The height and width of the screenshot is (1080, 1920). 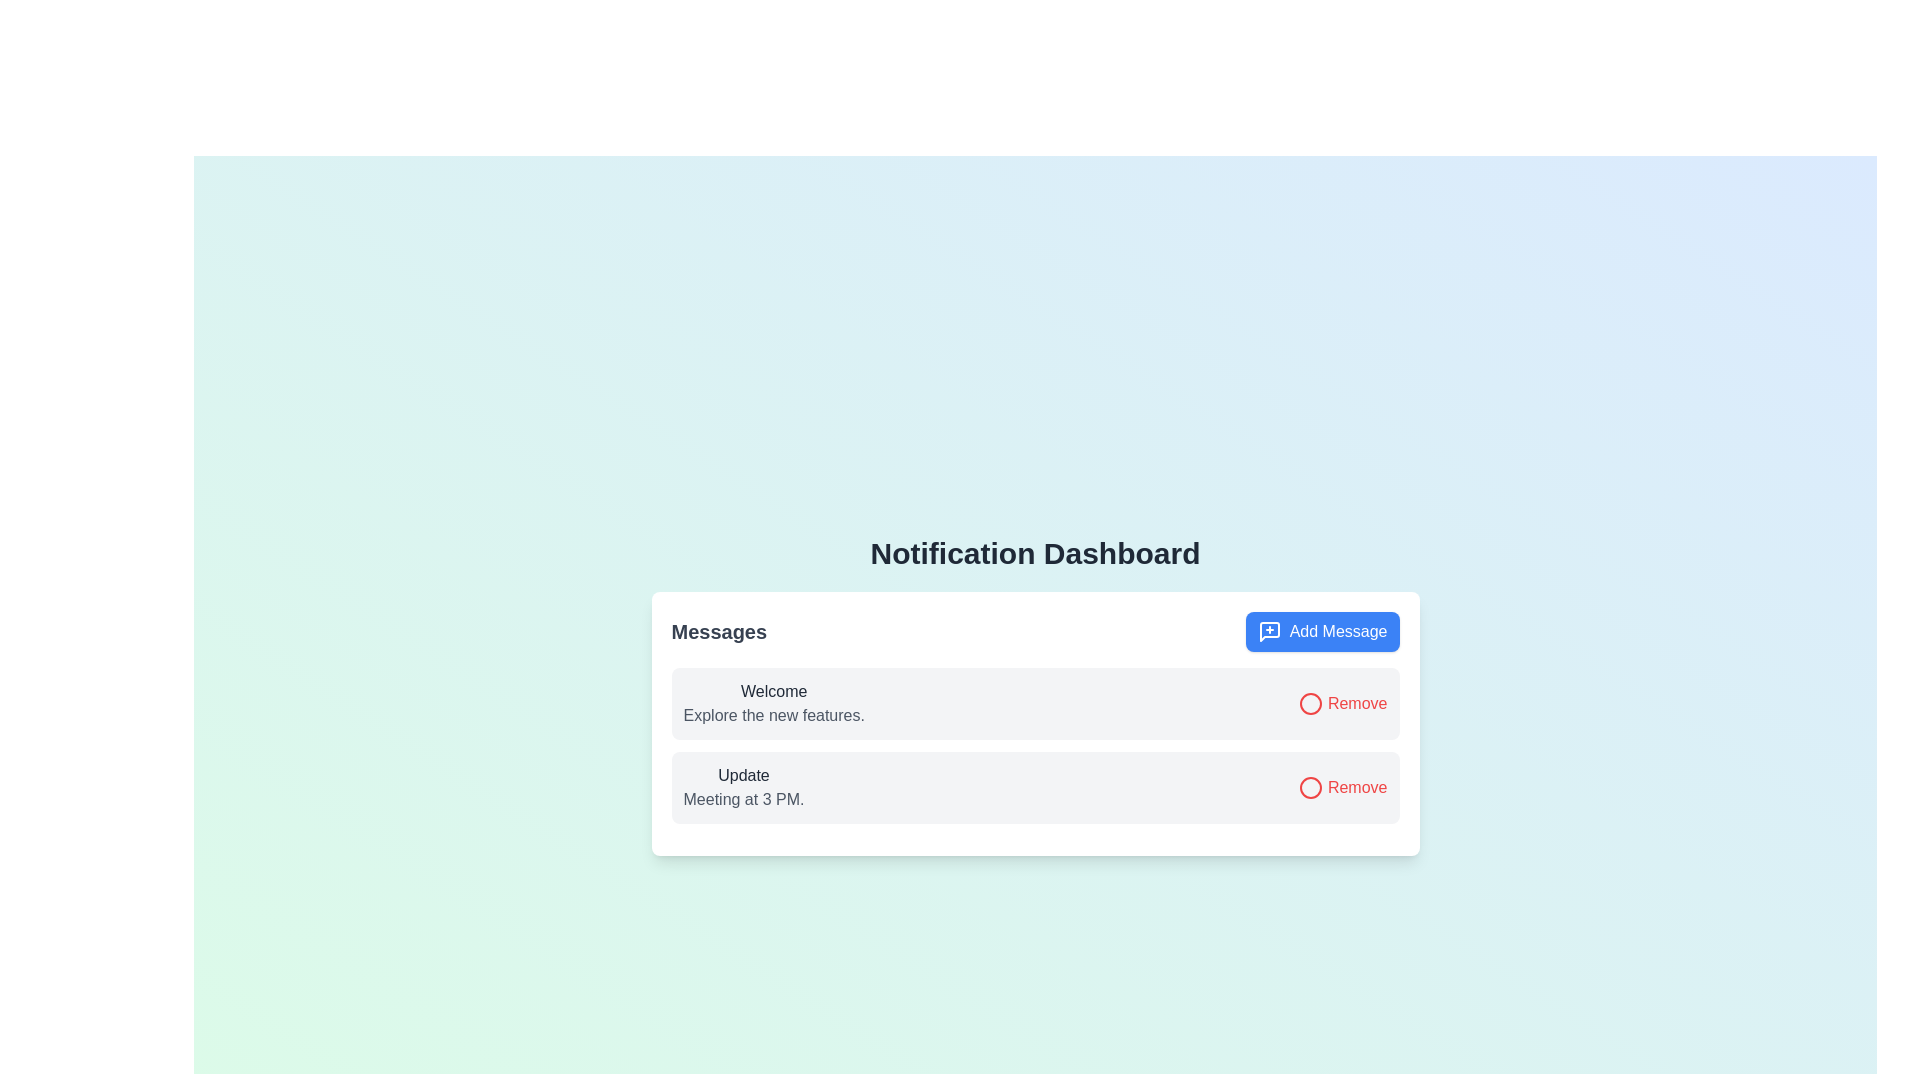 I want to click on the static text component displaying 'Meeting at 3 PM.' which is aligned under the header 'Messages' in the 'Notification Dashboard.', so click(x=743, y=798).